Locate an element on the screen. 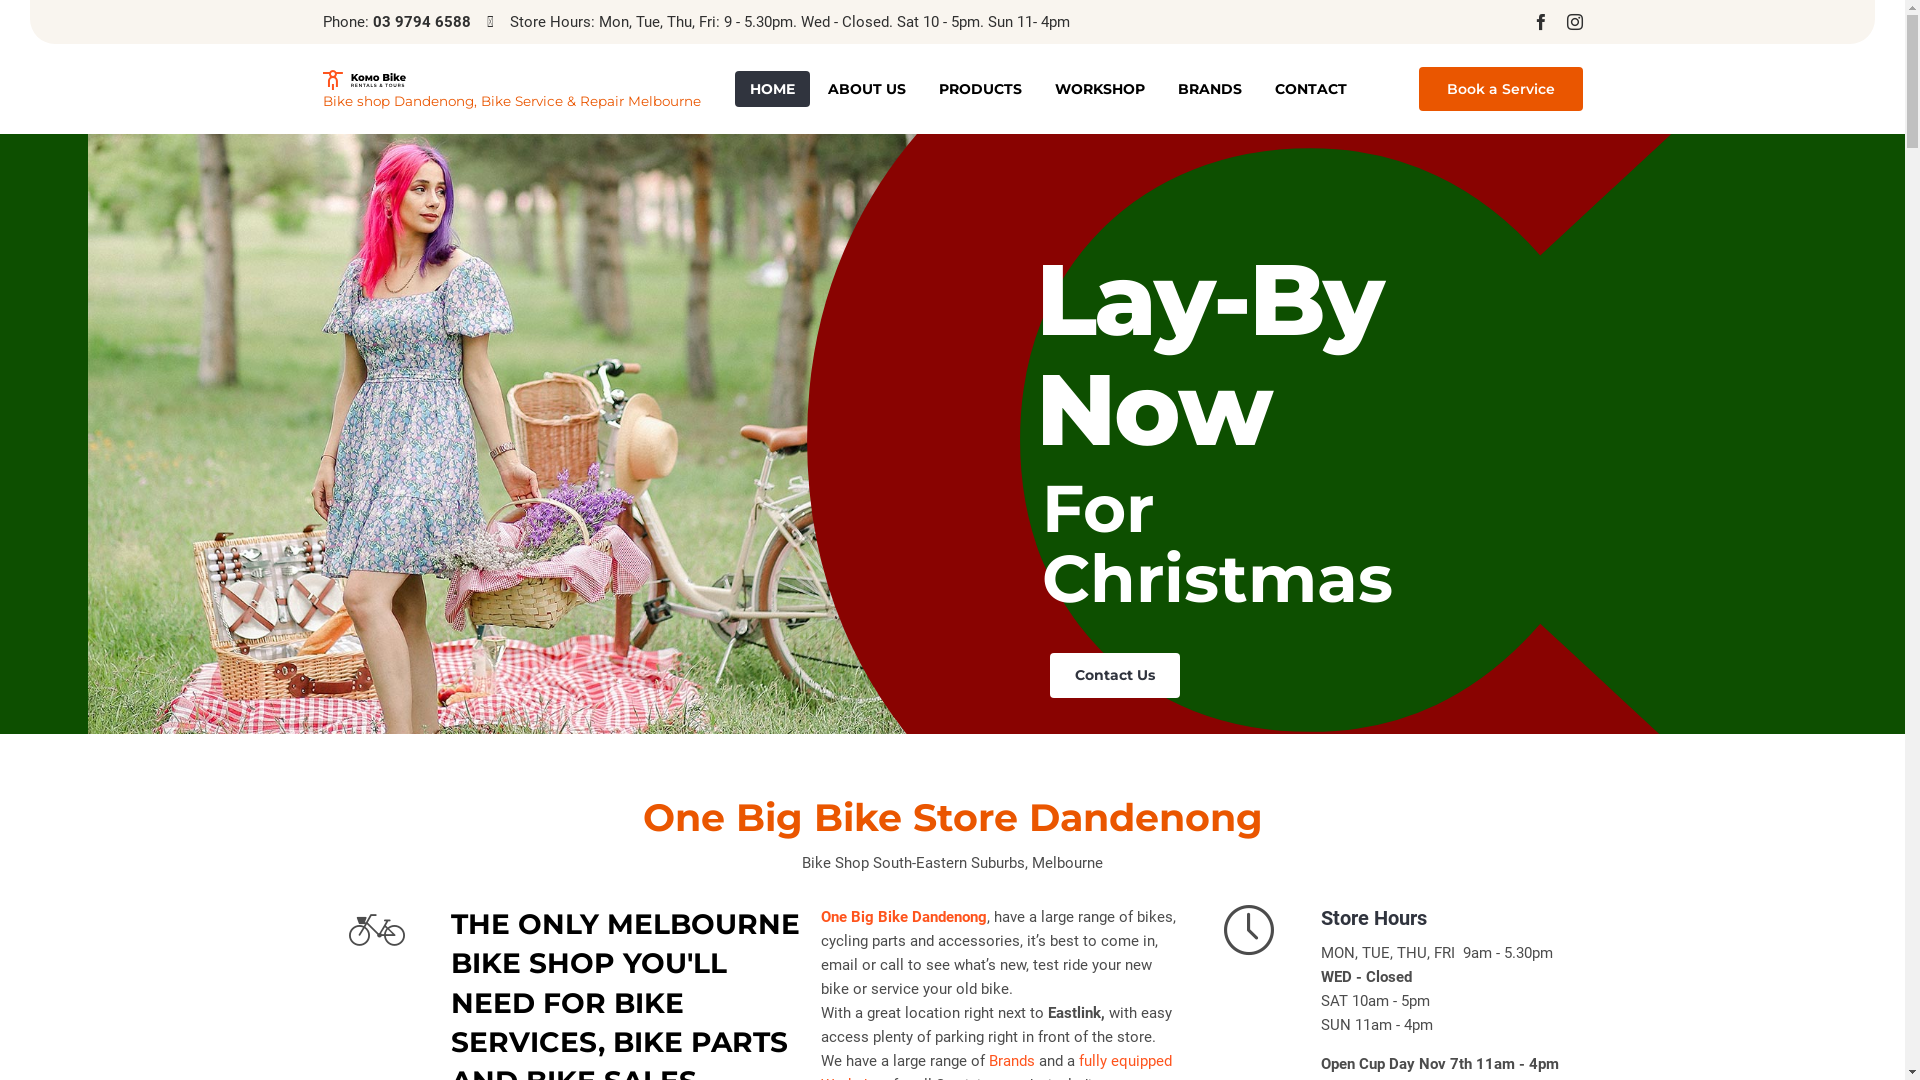  'One Big Bike Dandenong' is located at coordinates (902, 917).